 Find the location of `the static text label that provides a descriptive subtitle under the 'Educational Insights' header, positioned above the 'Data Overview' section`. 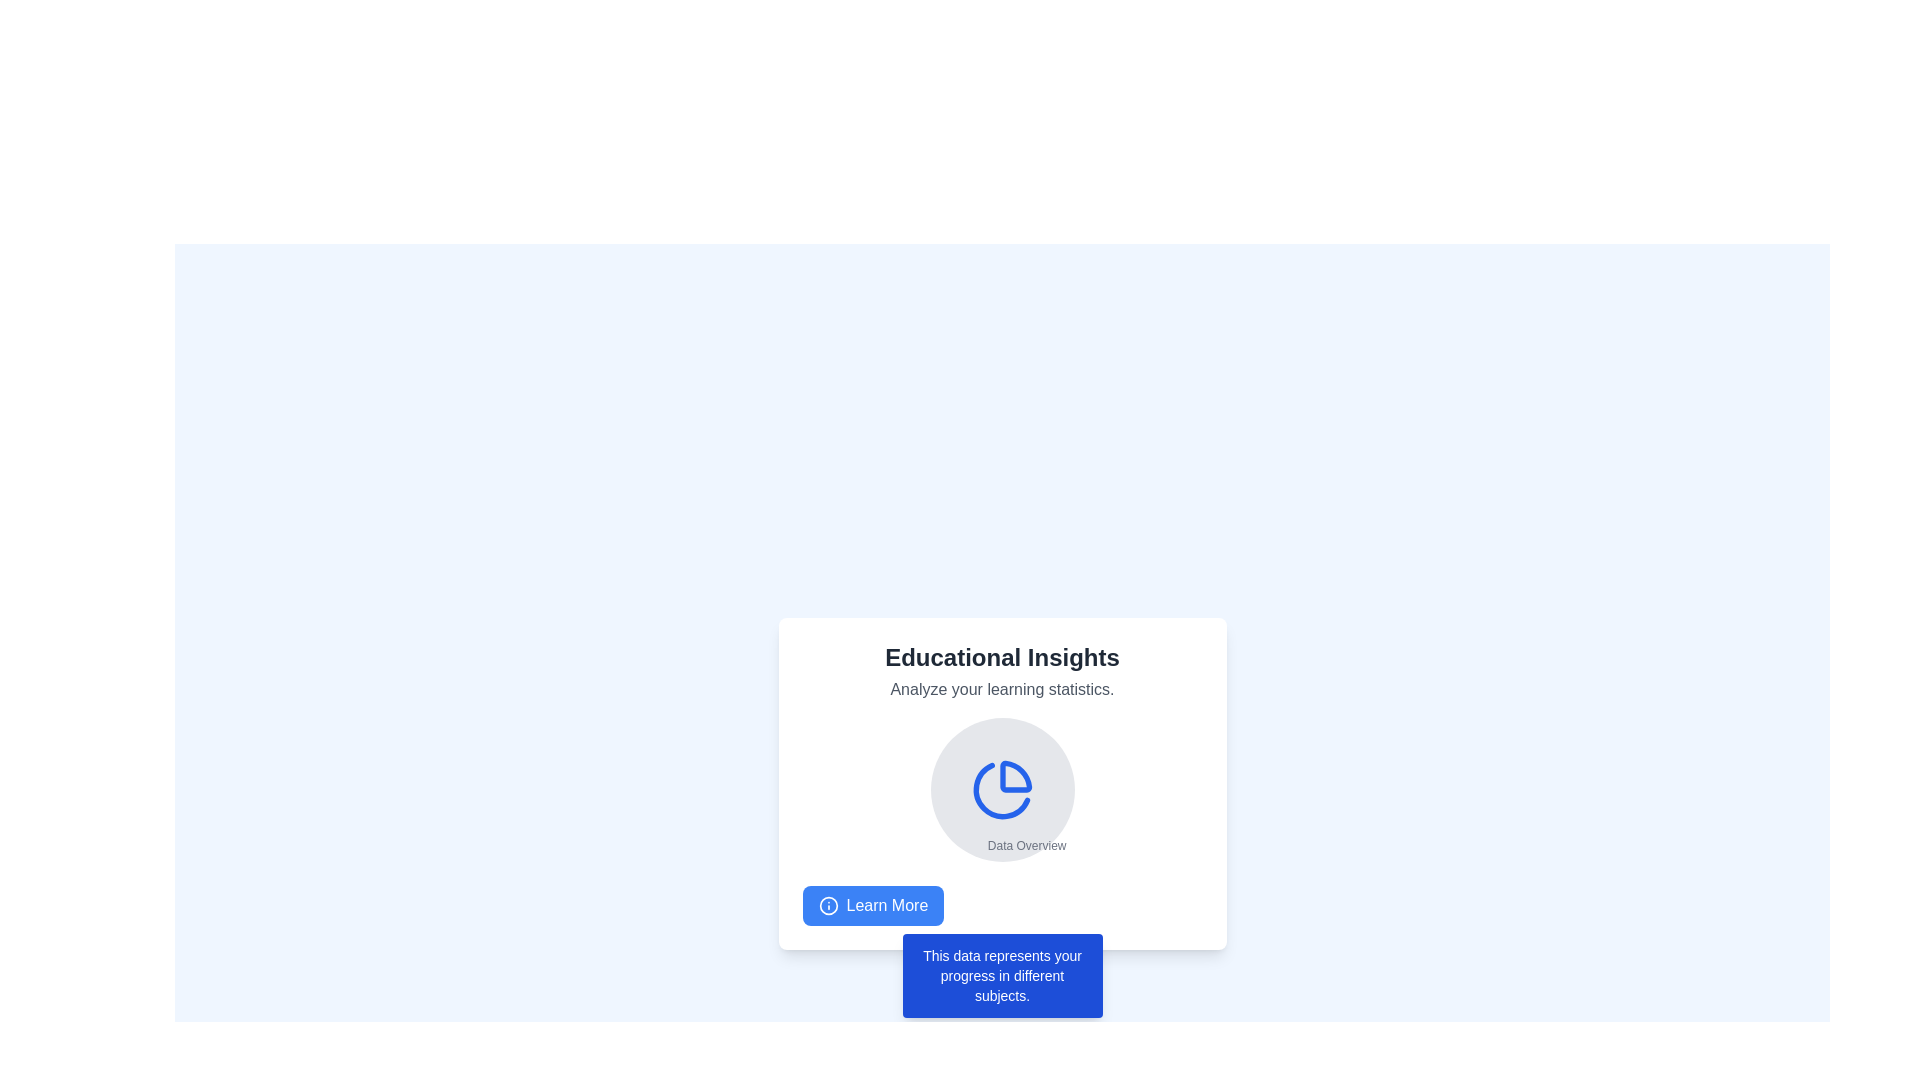

the static text label that provides a descriptive subtitle under the 'Educational Insights' header, positioned above the 'Data Overview' section is located at coordinates (1002, 689).